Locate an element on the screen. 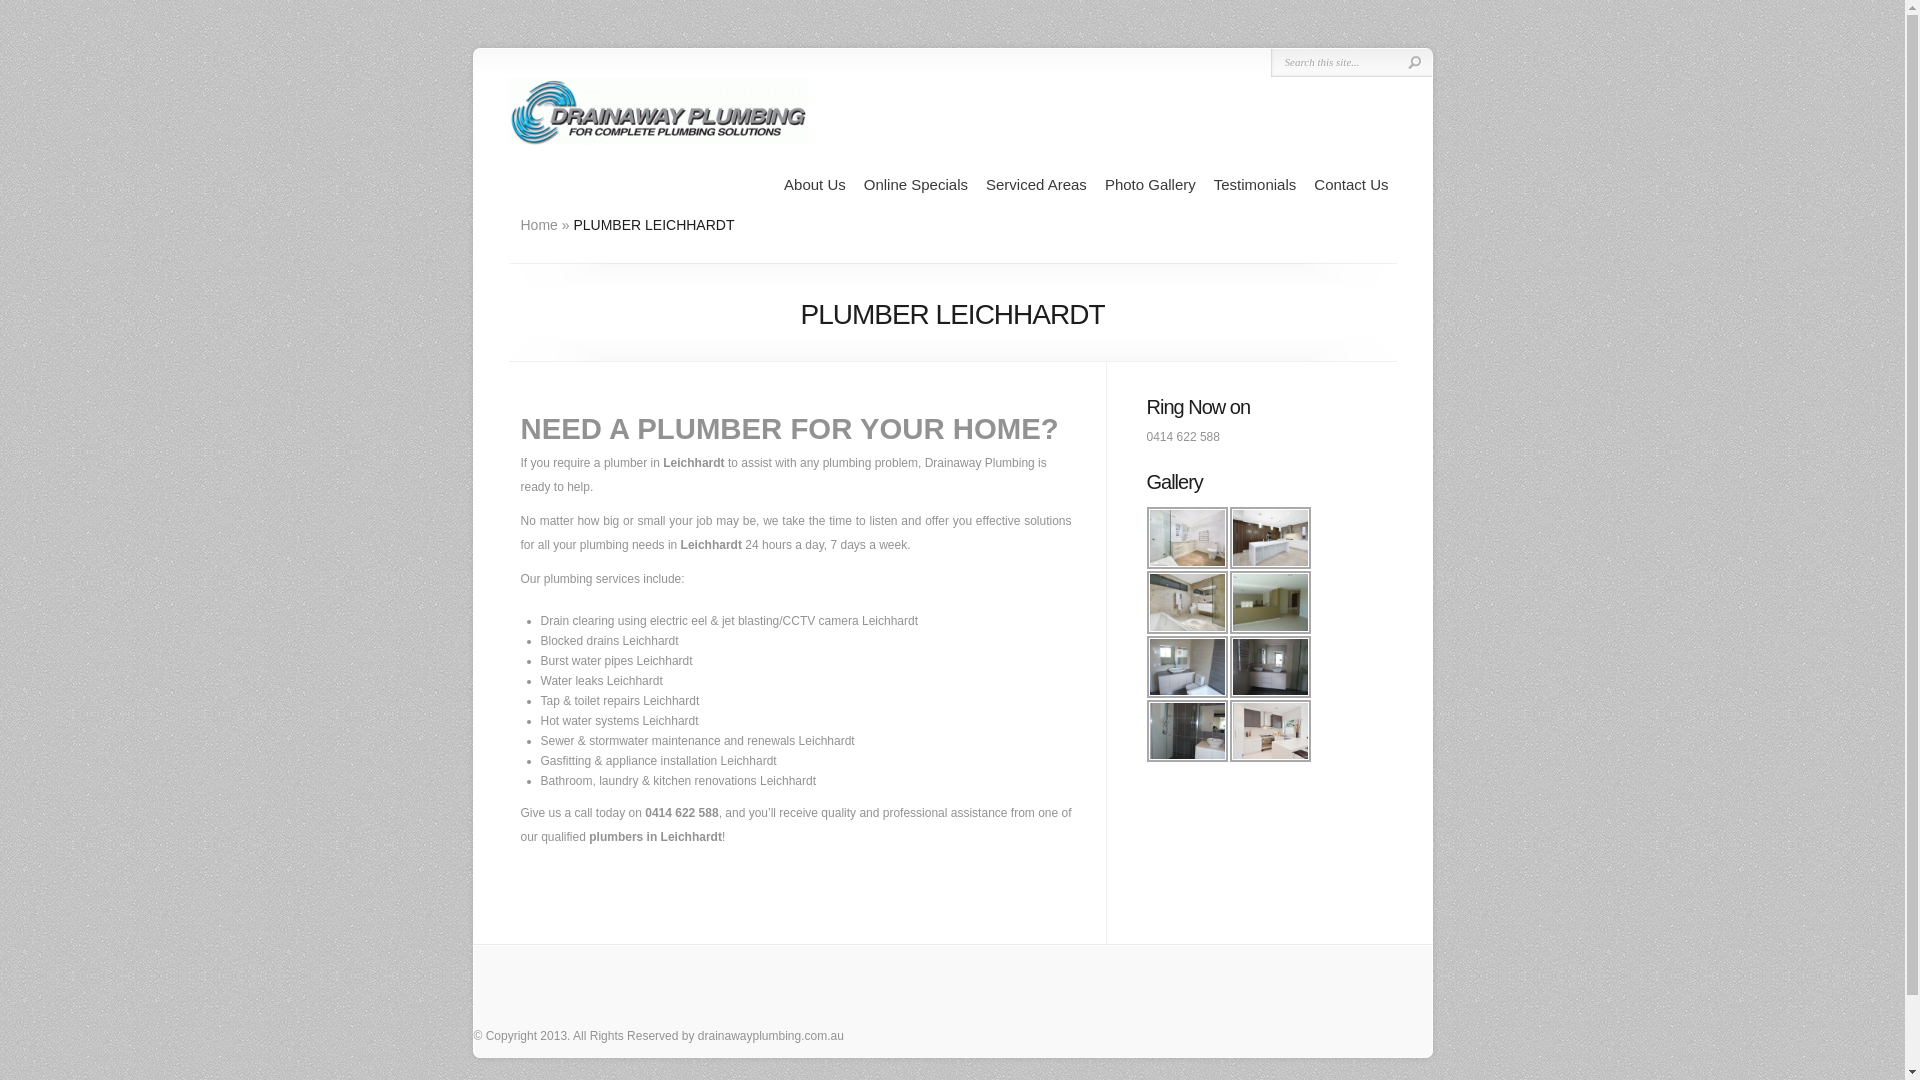 This screenshot has width=1920, height=1080. 'dsc0213' is located at coordinates (1269, 536).